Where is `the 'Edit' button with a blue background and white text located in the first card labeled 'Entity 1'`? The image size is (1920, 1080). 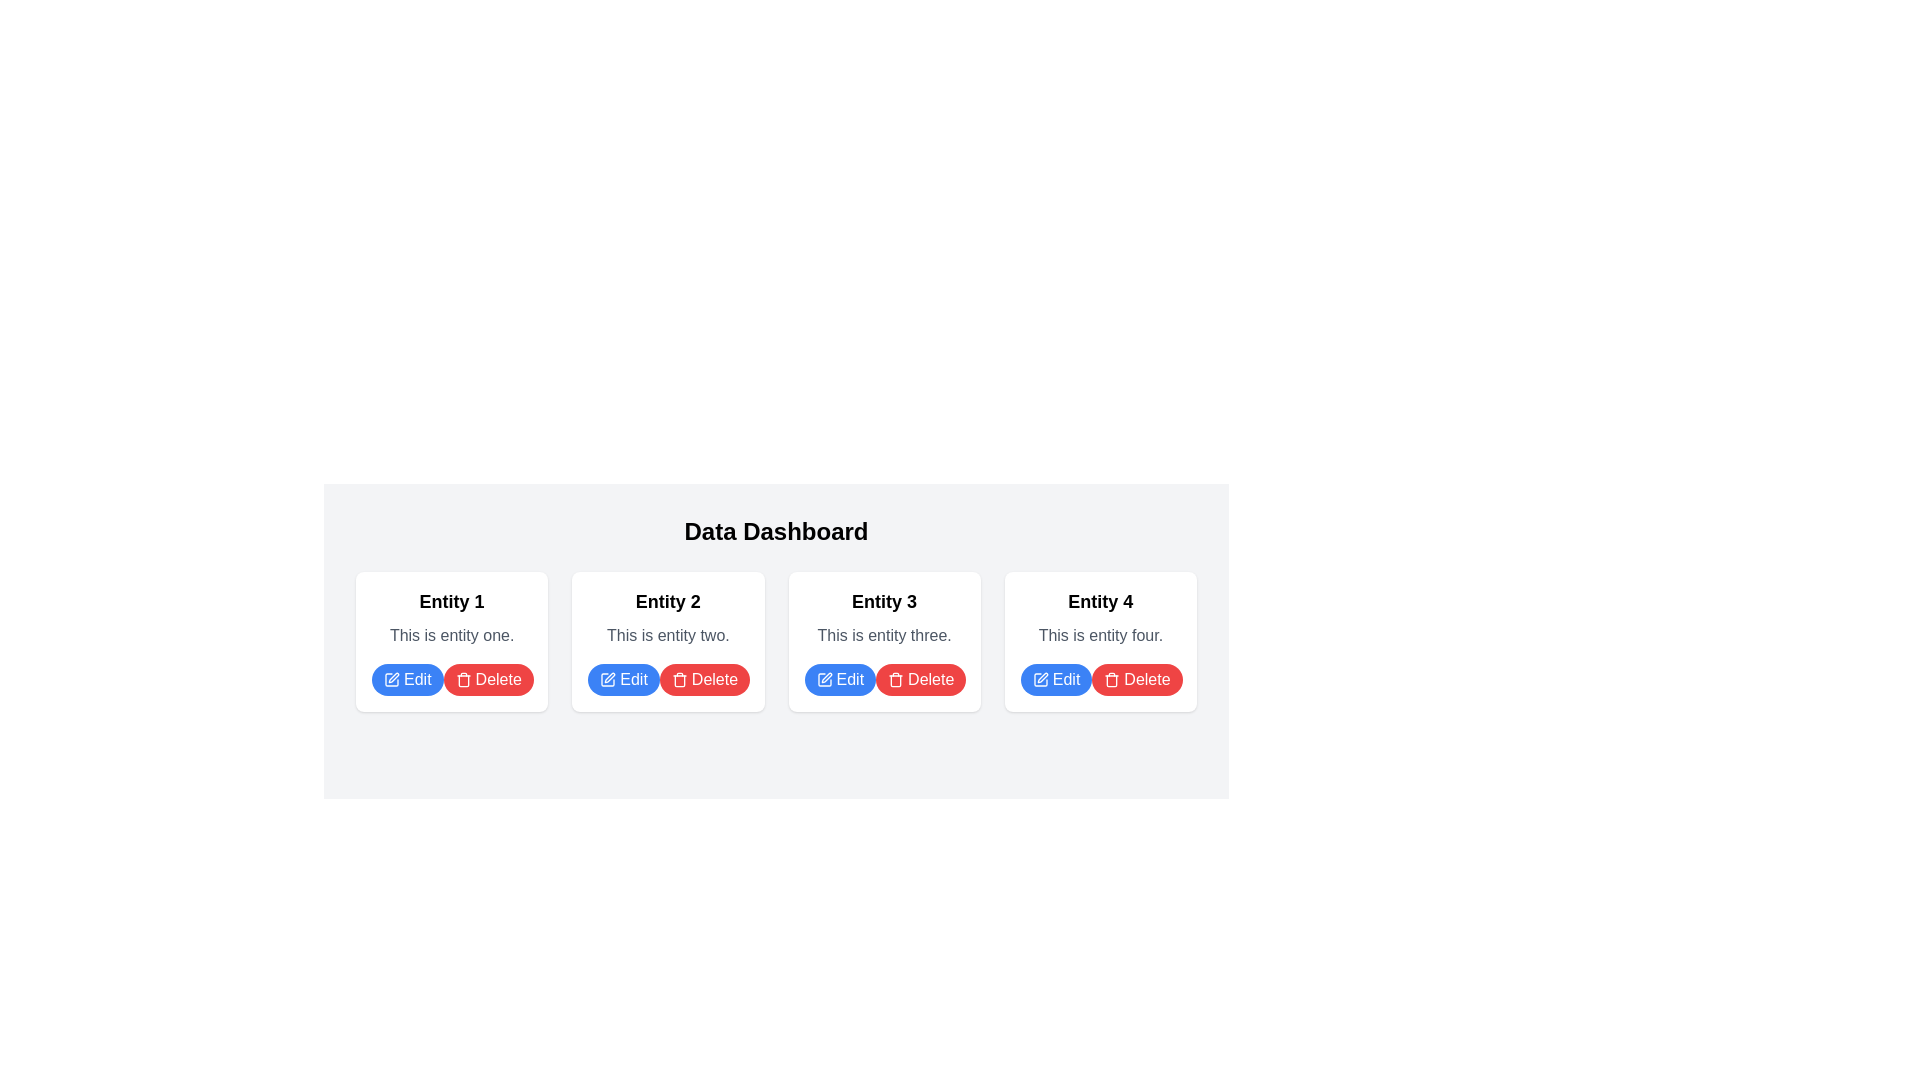
the 'Edit' button with a blue background and white text located in the first card labeled 'Entity 1' is located at coordinates (406, 678).